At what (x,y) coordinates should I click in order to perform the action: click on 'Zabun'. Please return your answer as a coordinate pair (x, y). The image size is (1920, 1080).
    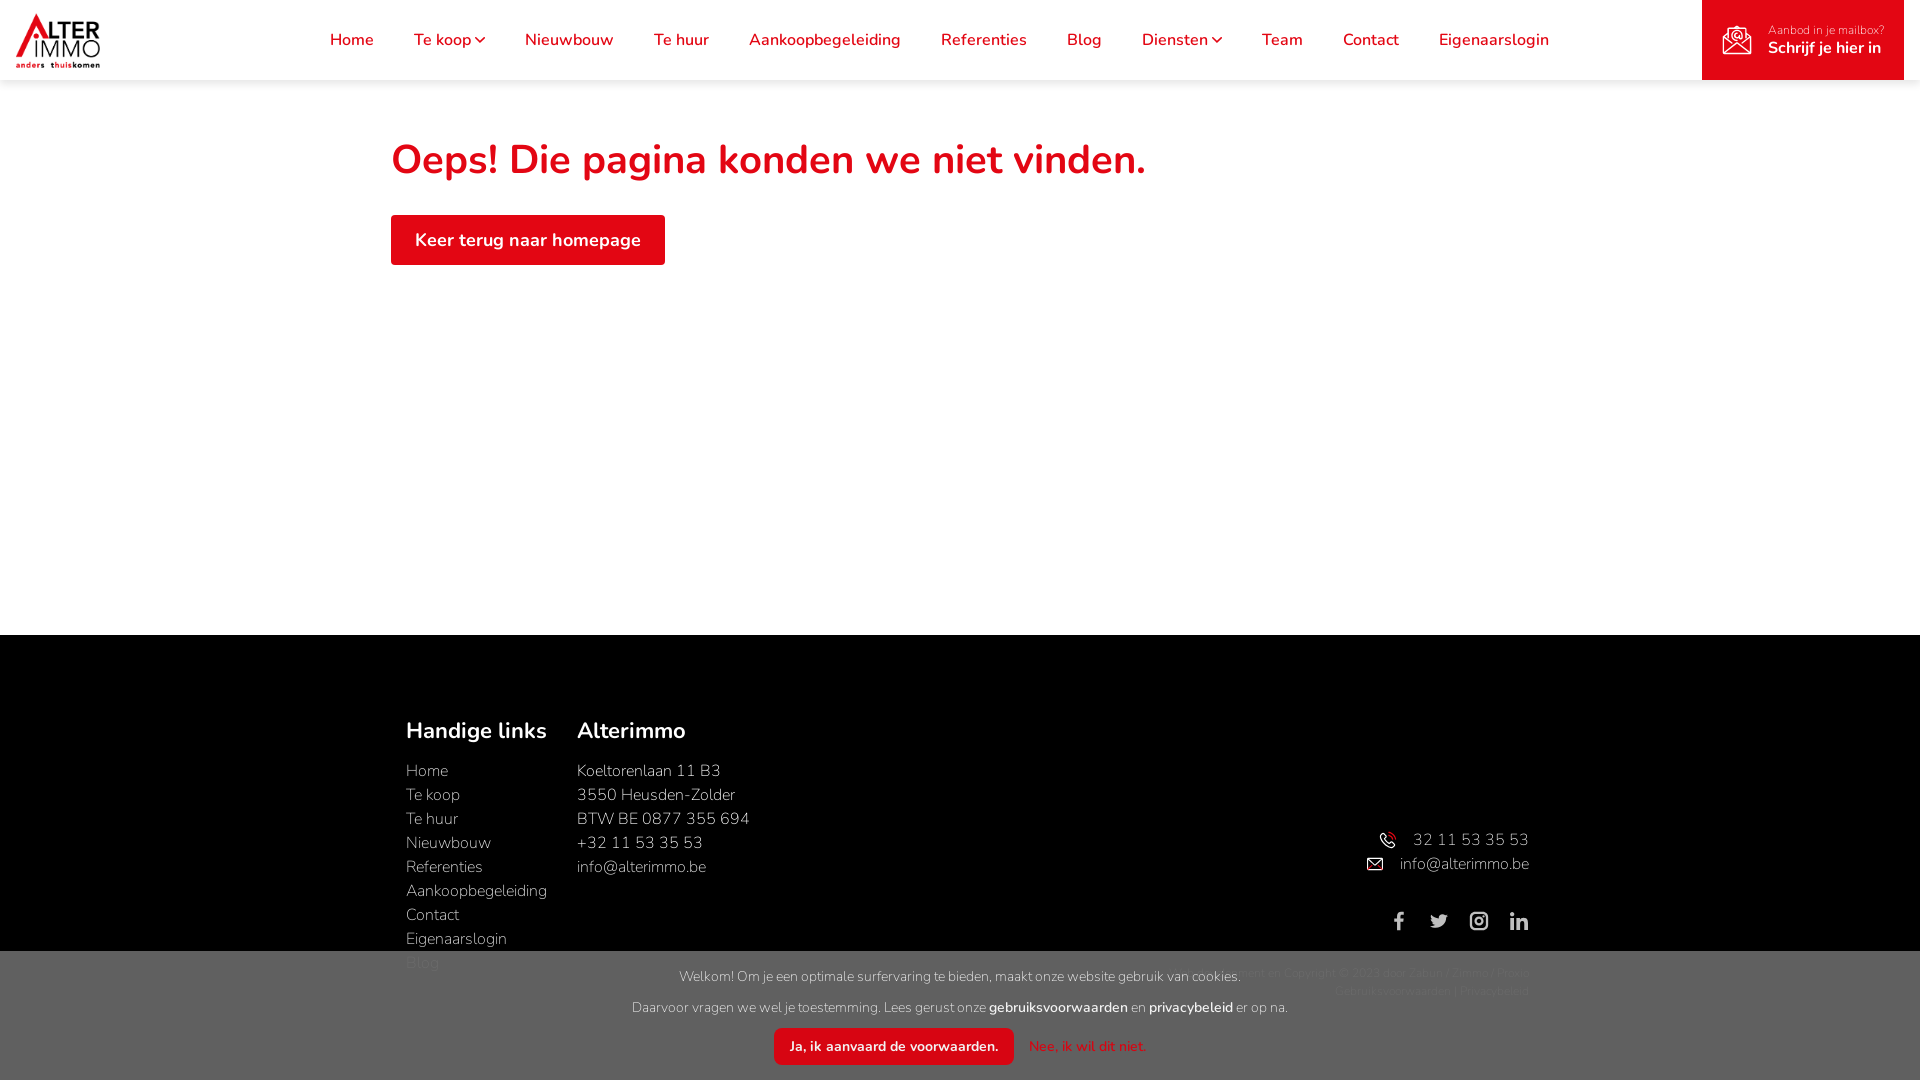
    Looking at the image, I should click on (1424, 971).